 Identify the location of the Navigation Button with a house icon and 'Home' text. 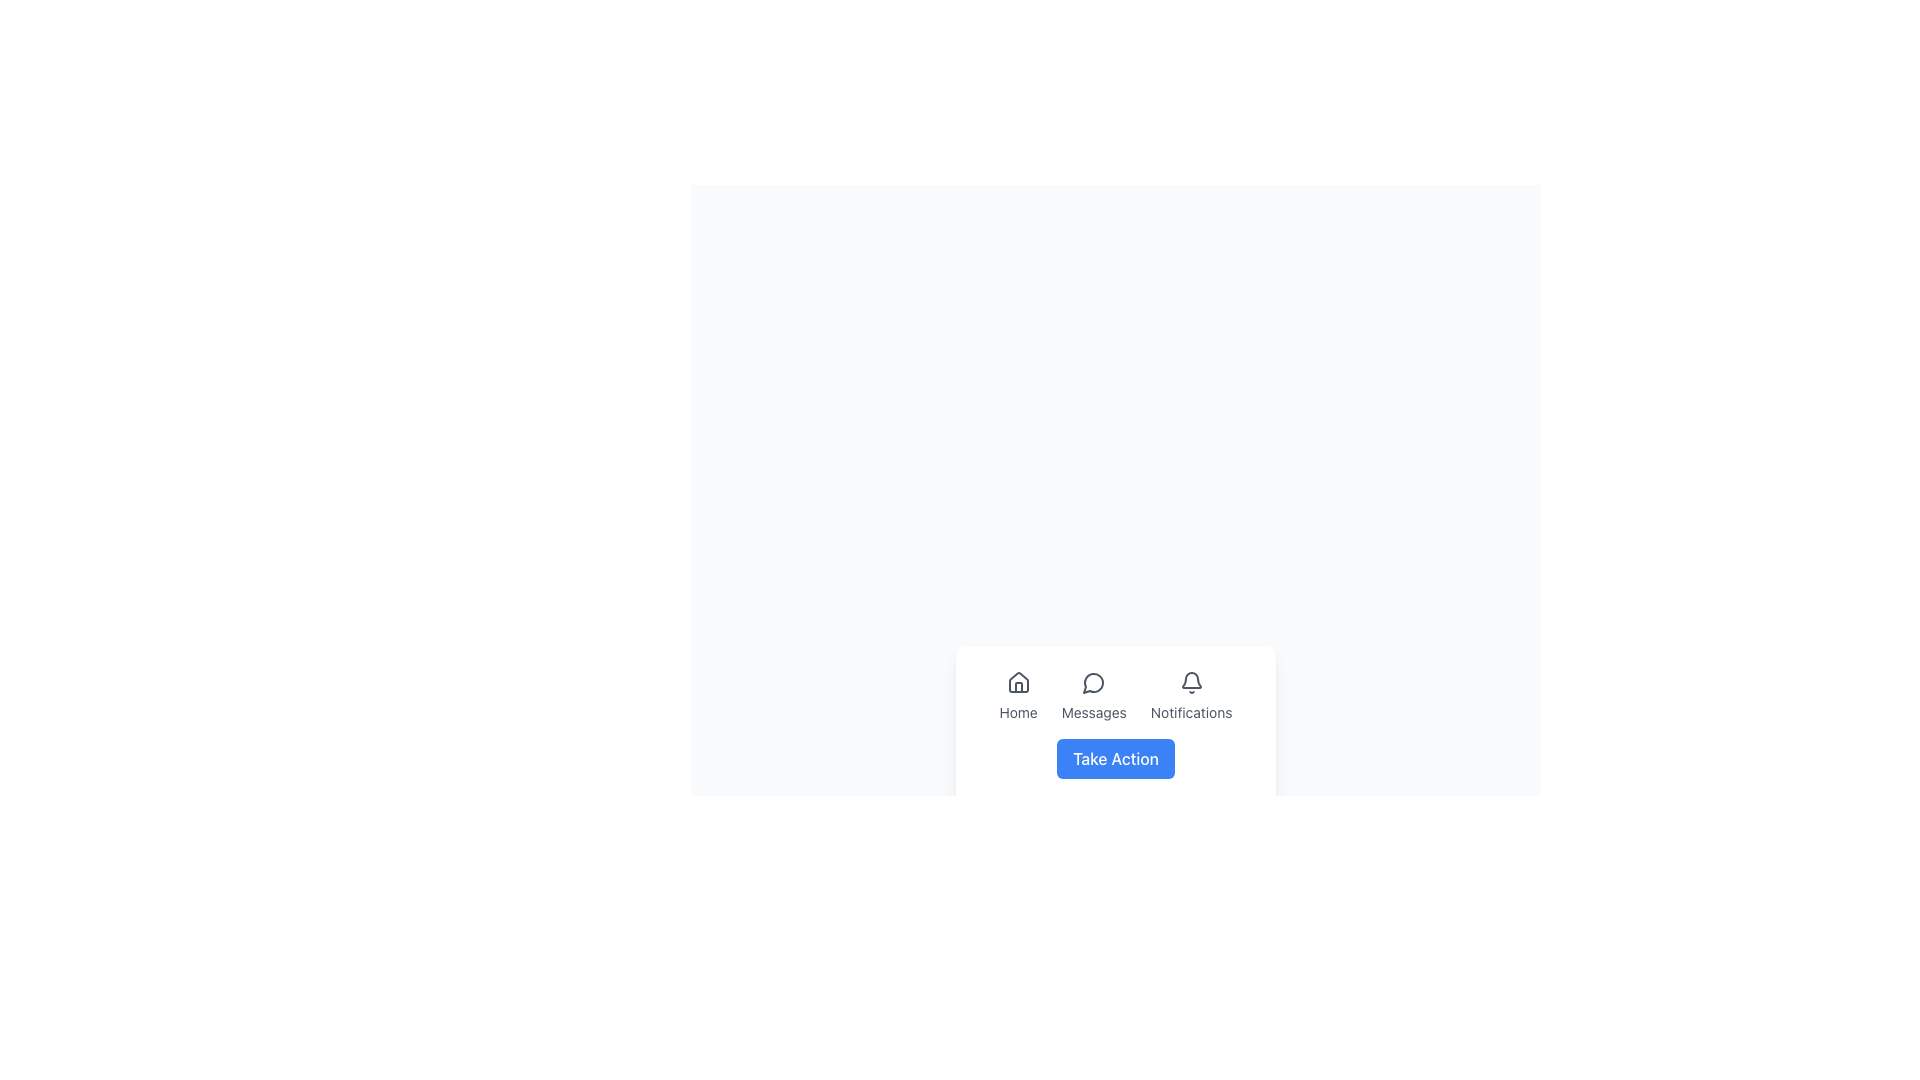
(1018, 696).